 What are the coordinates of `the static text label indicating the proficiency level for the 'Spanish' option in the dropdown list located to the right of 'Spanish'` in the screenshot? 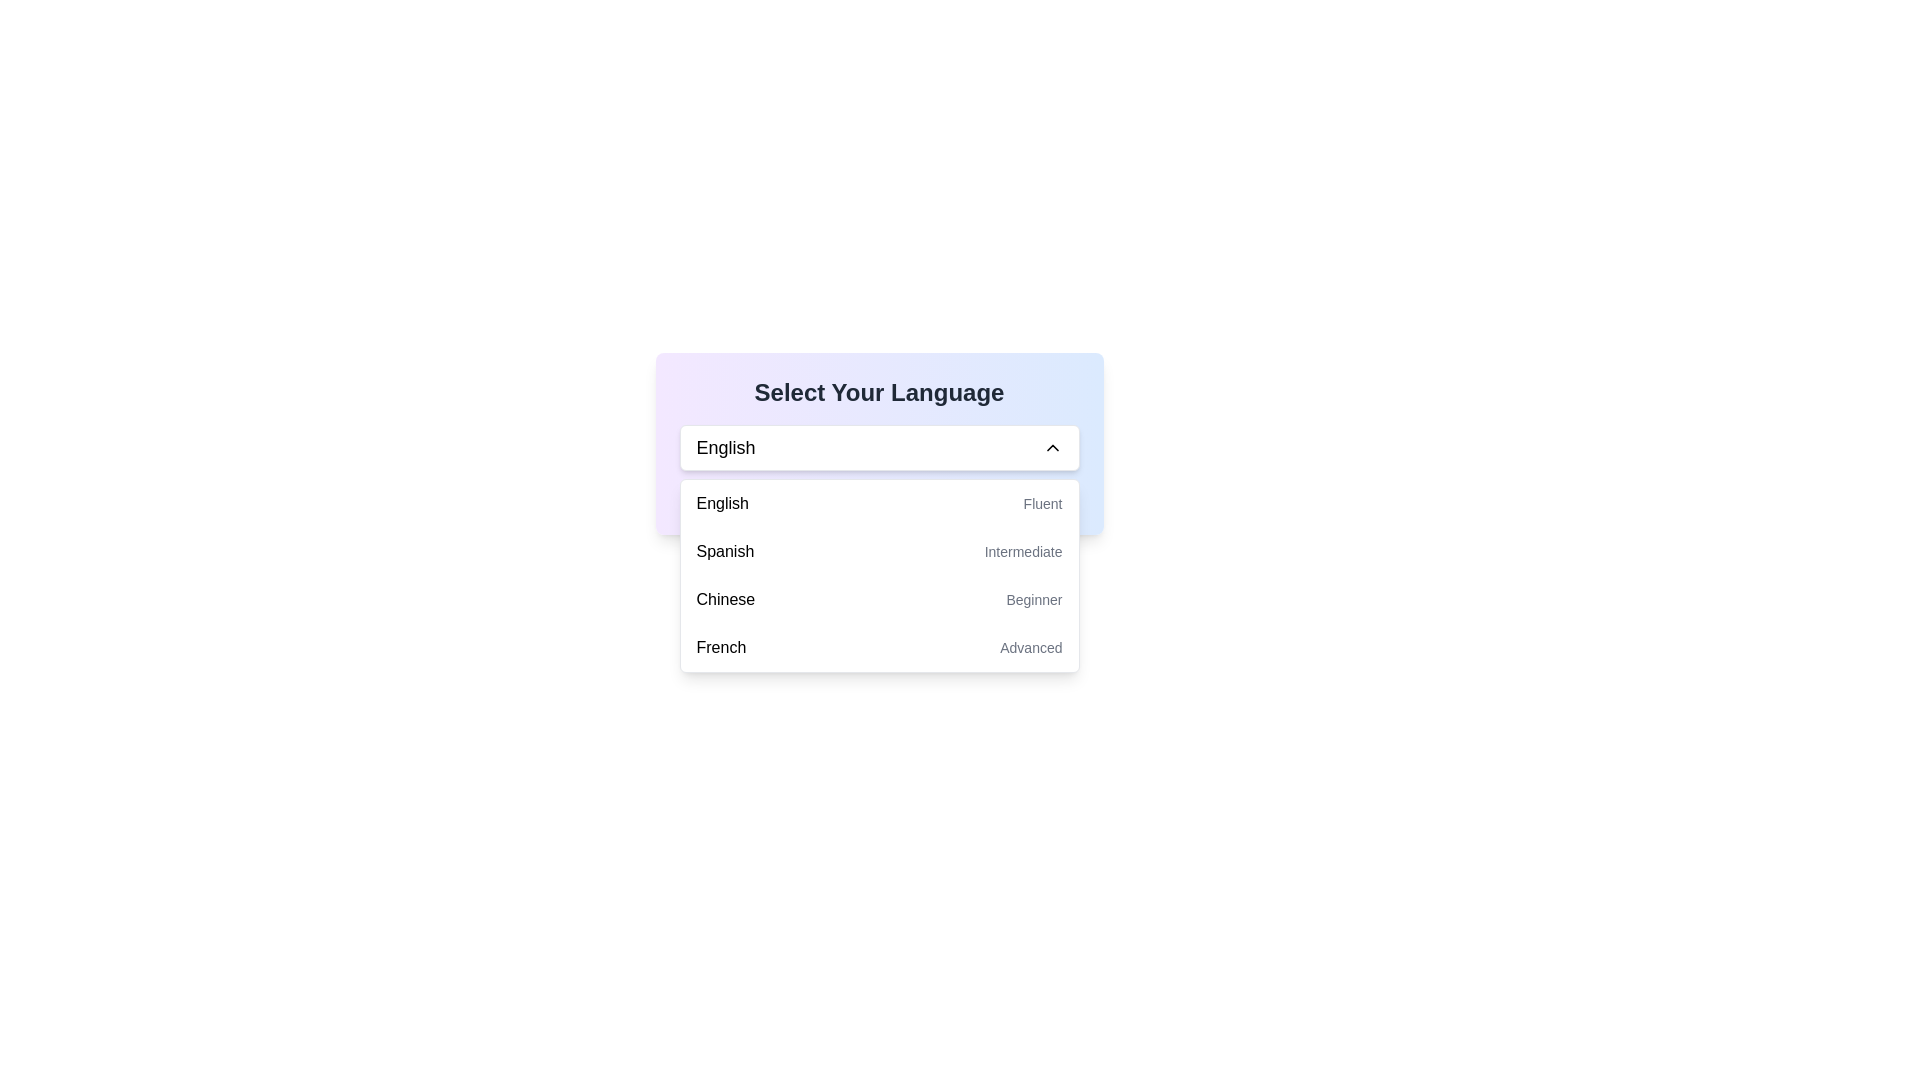 It's located at (1023, 551).